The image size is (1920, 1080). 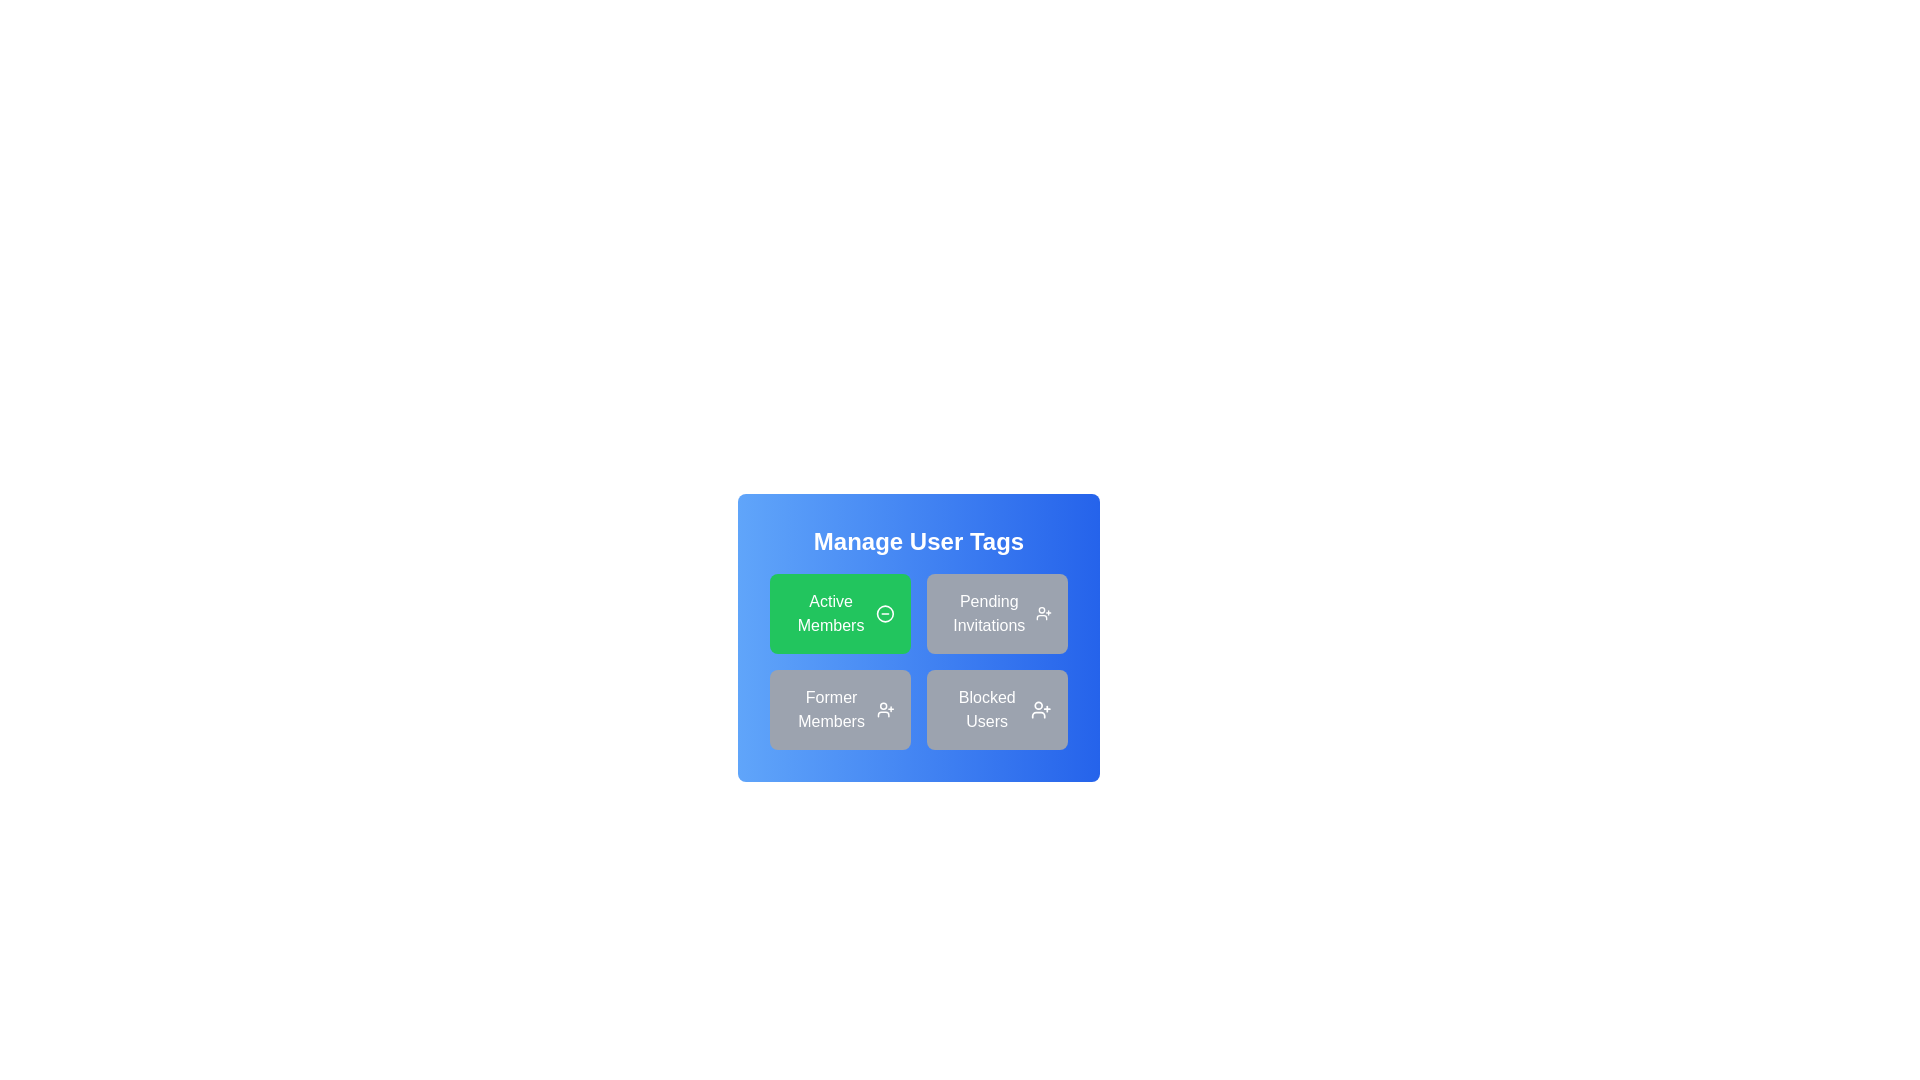 What do you see at coordinates (989, 612) in the screenshot?
I see `the 'Pending Invitations' label, which is styled with a light-gray background and is located in the top-right quadrant of a 2x2 grid layout, adjacent to 'Active Members' on its left and above 'Blocked Users'` at bounding box center [989, 612].